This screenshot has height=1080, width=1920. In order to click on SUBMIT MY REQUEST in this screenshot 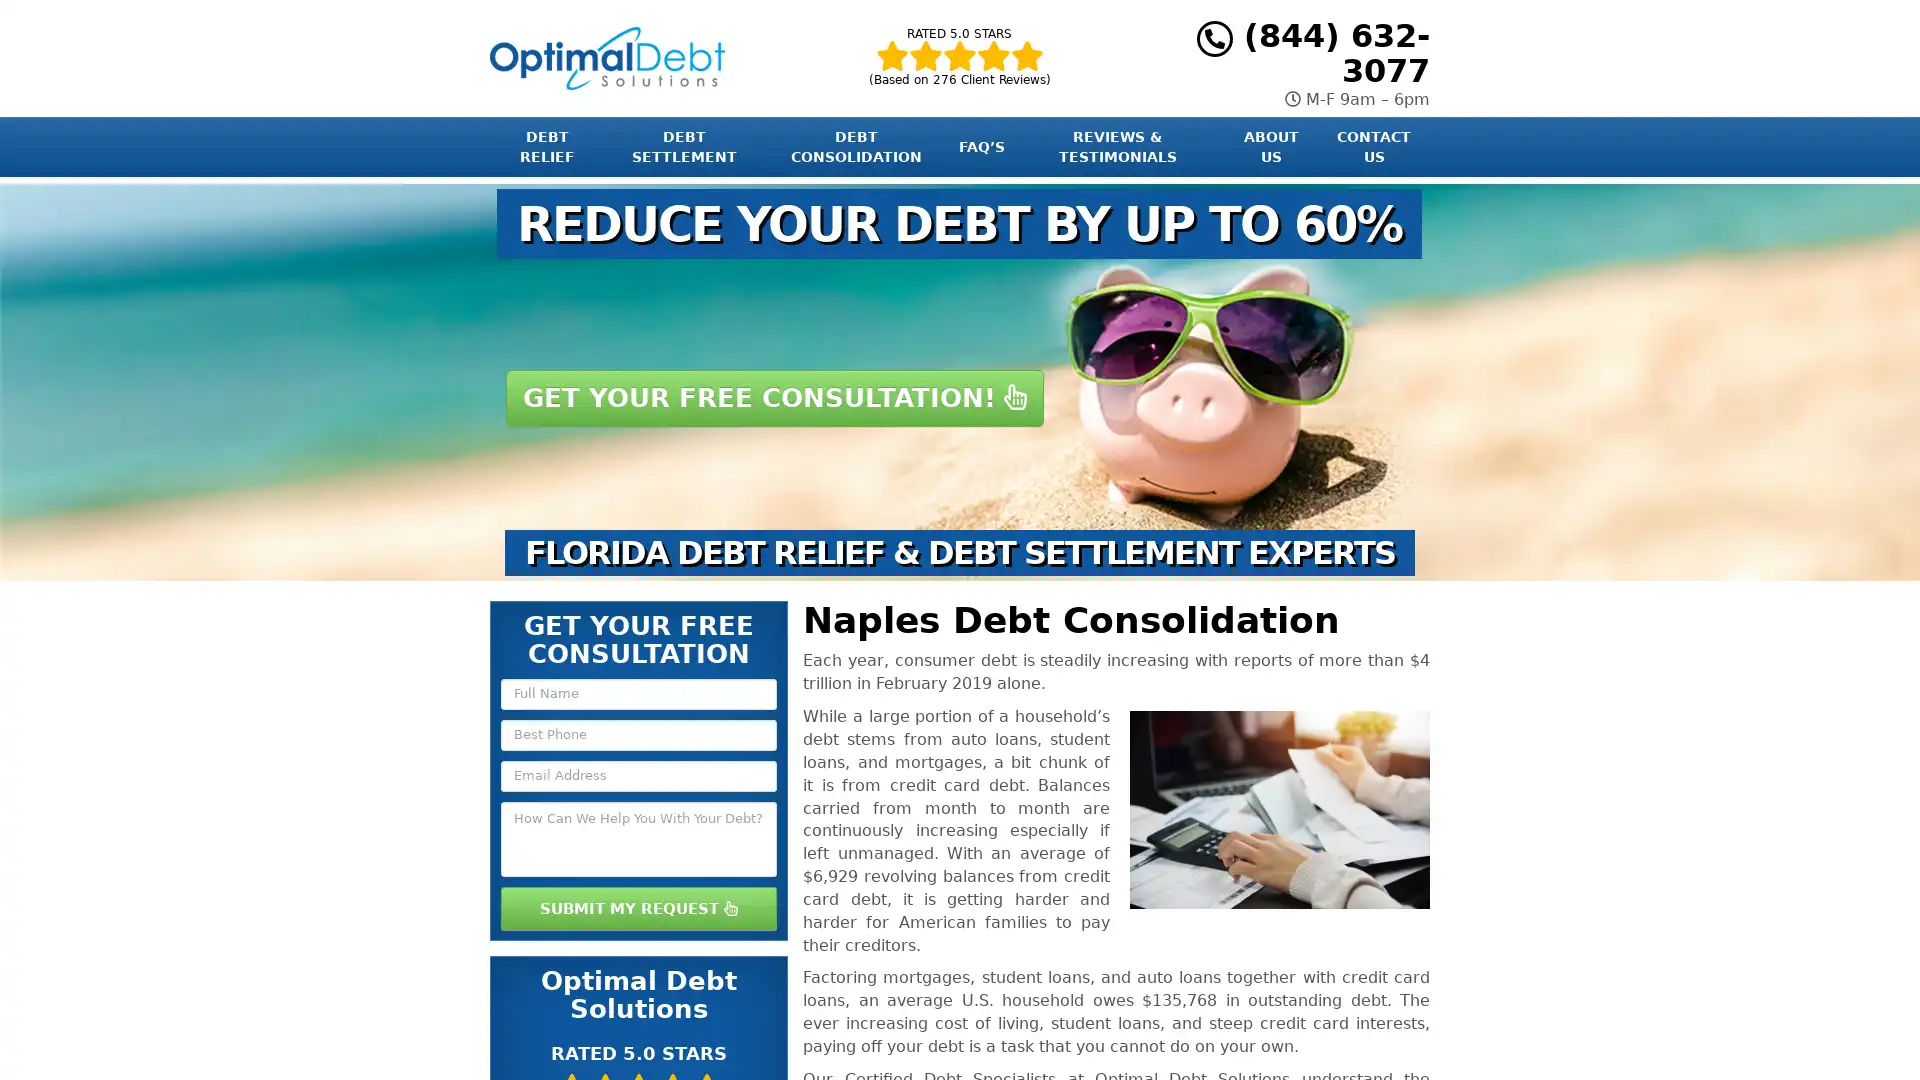, I will do `click(637, 907)`.